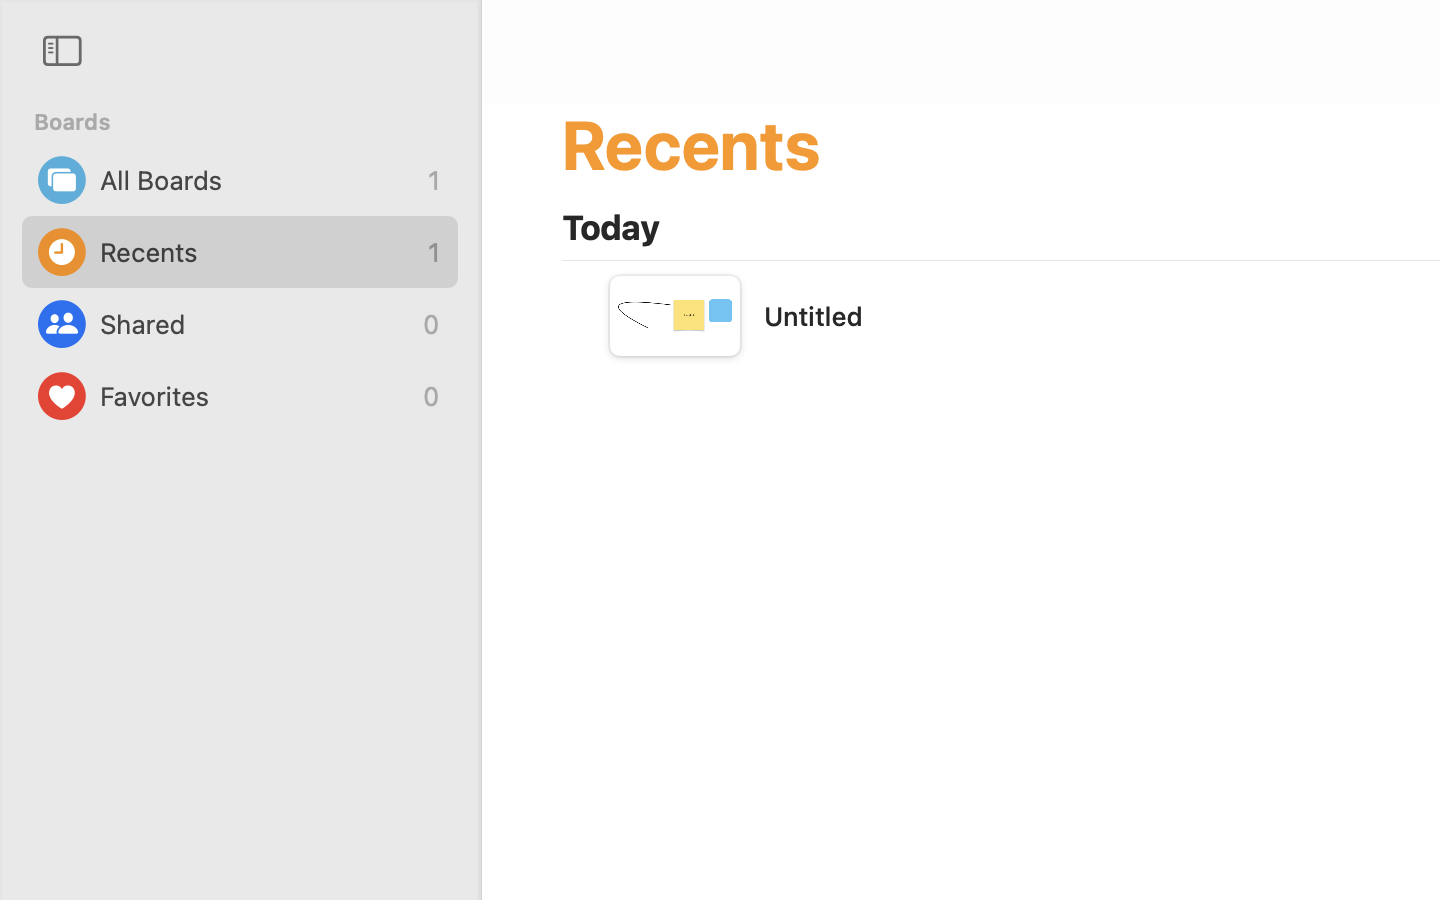 This screenshot has height=900, width=1440. Describe the element at coordinates (255, 323) in the screenshot. I see `'Shared'` at that location.